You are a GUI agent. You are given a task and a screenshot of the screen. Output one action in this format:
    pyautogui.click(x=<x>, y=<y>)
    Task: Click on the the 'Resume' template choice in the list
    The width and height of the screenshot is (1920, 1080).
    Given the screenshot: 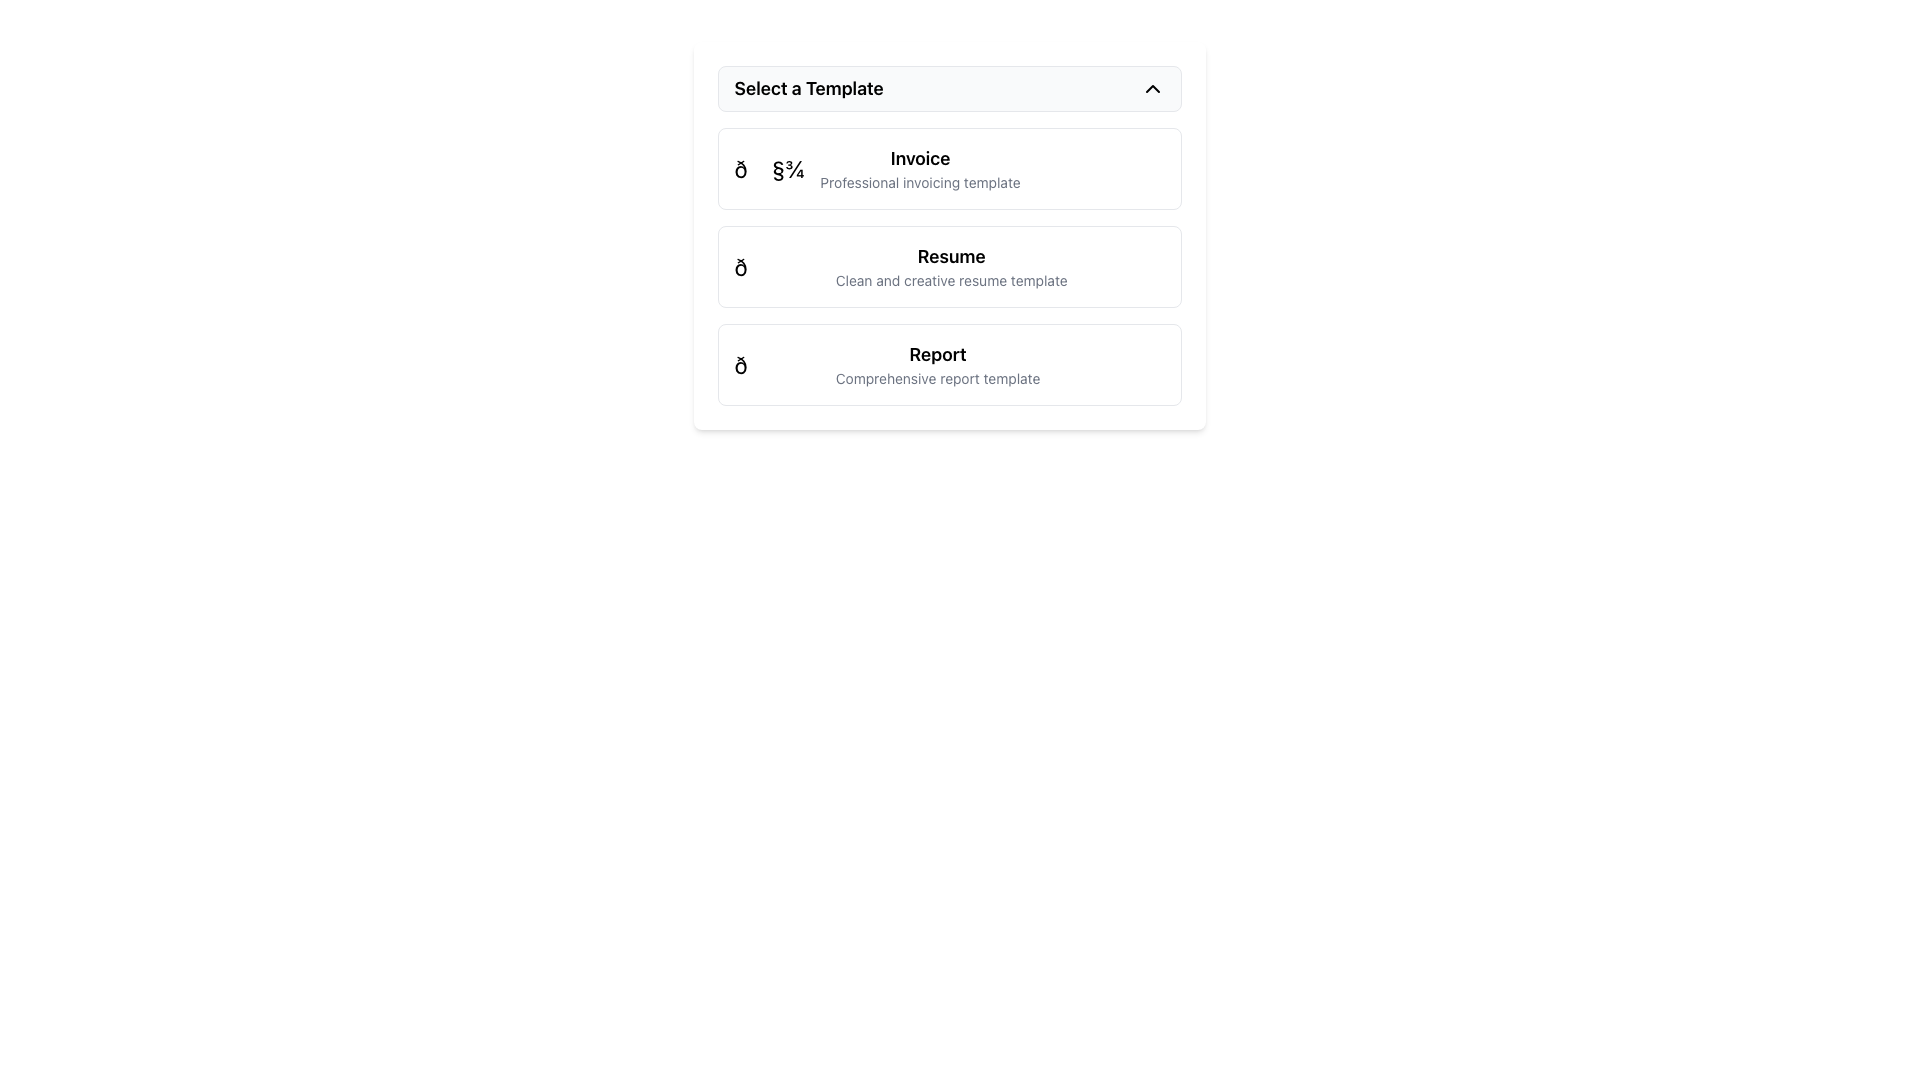 What is the action you would take?
    pyautogui.click(x=900, y=265)
    